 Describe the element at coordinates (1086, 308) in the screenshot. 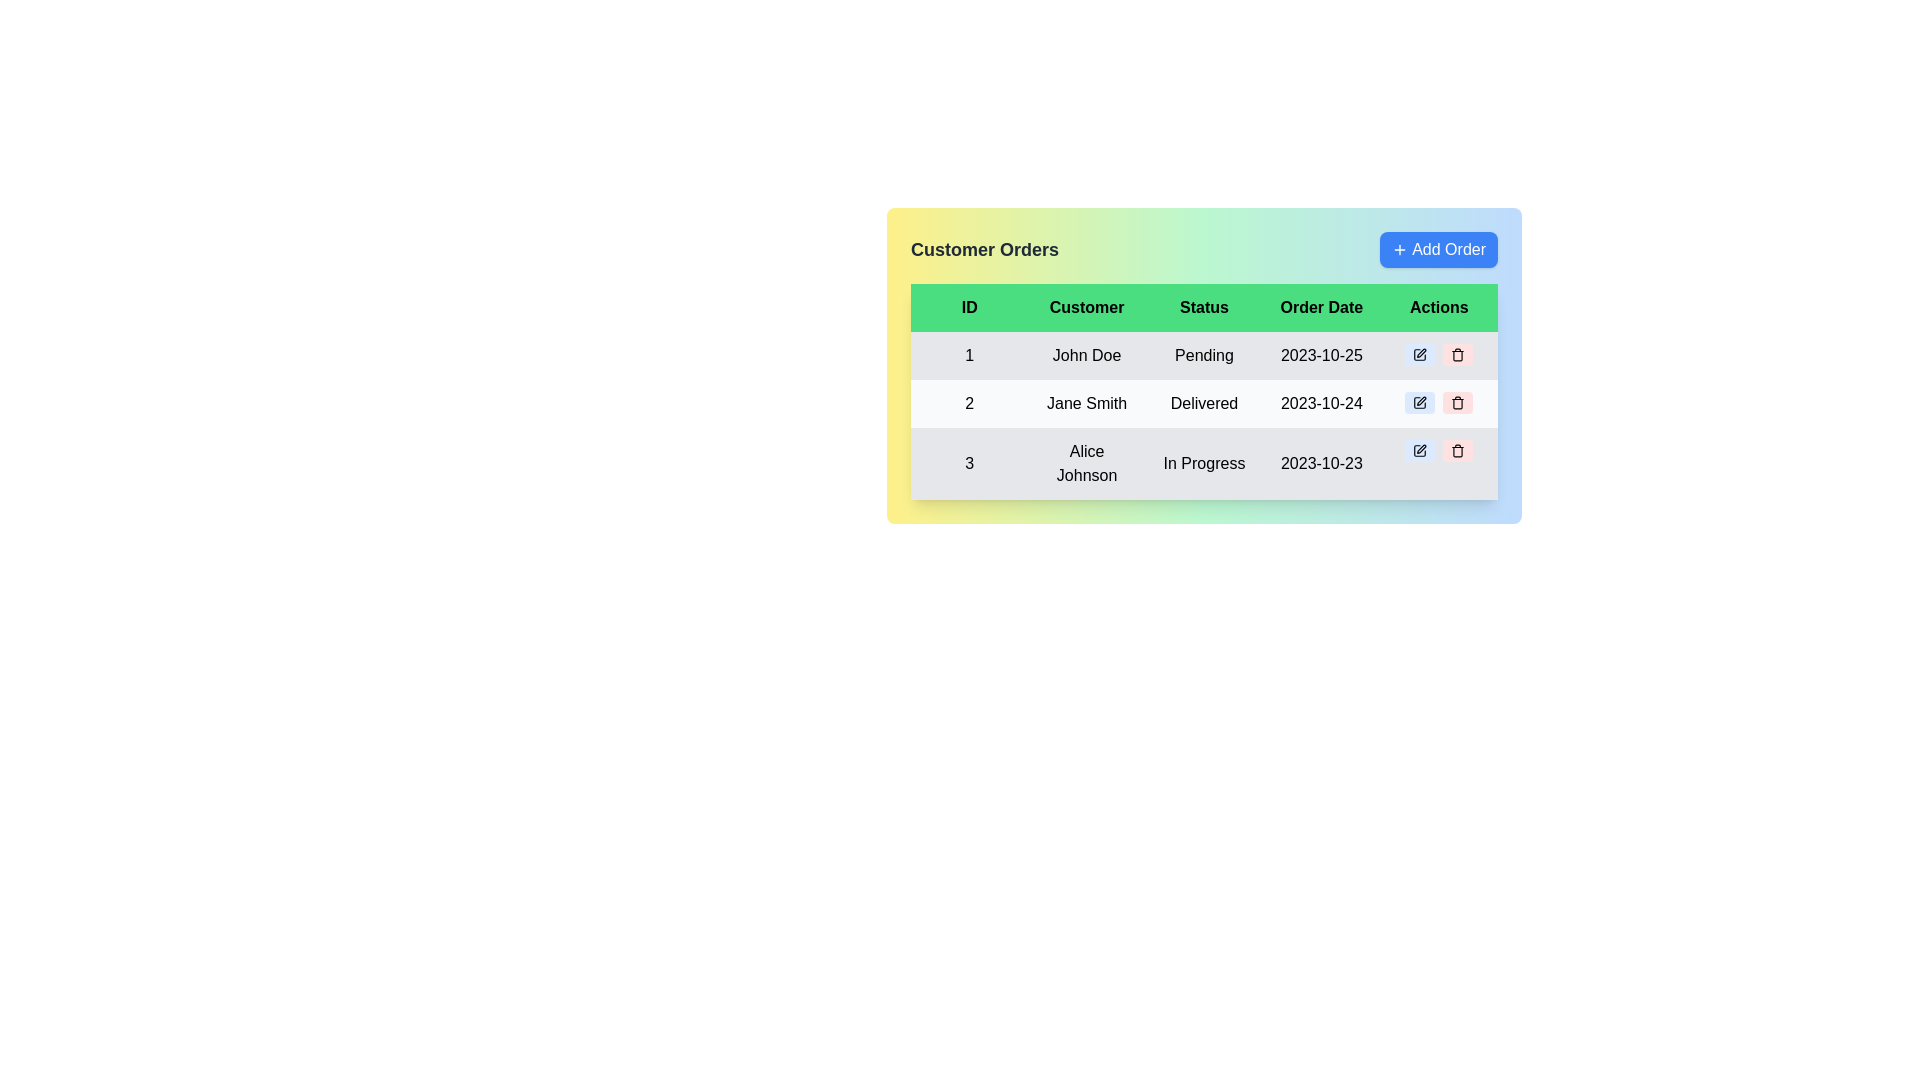

I see `the 'Customer' text label, which is a bold black text centered in a green rectangular area, positioned as the second column header in the table` at that location.